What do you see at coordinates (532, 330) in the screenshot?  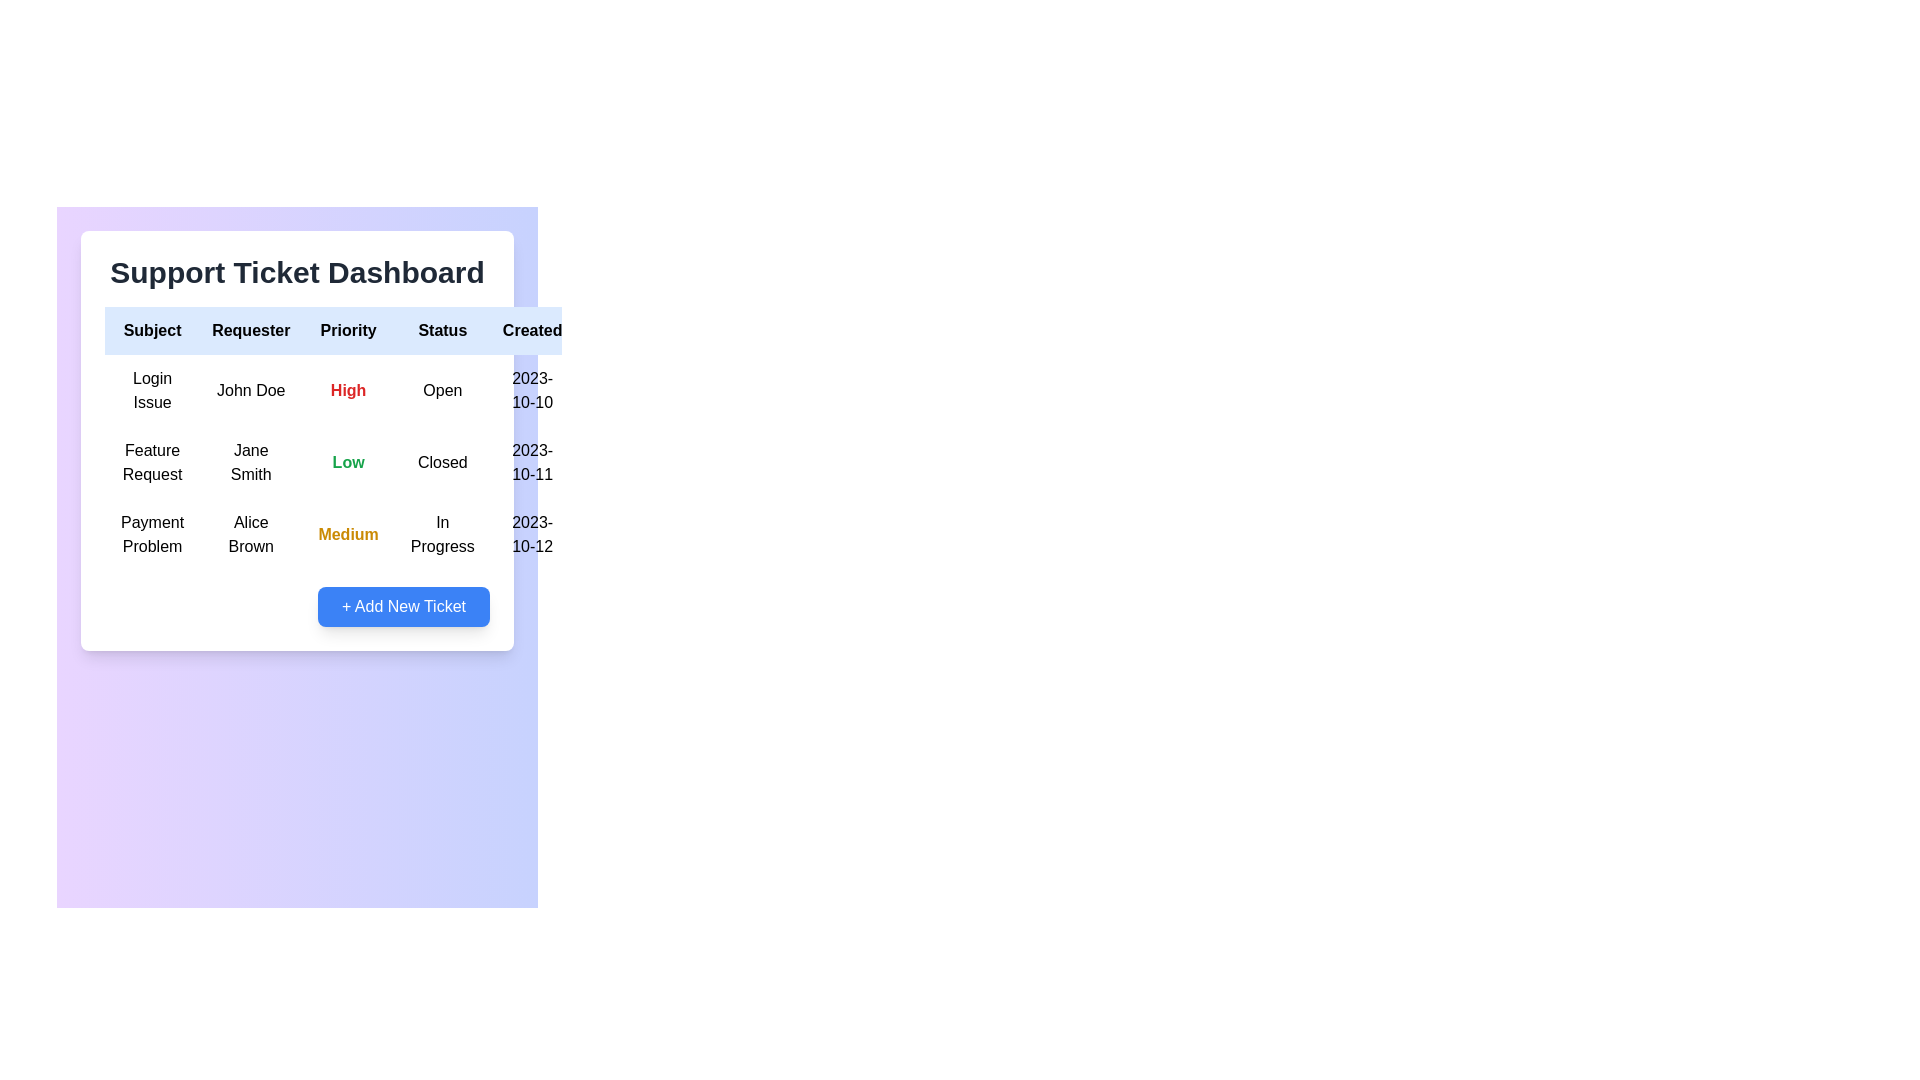 I see `the 'Created' table header cell to sort the column` at bounding box center [532, 330].